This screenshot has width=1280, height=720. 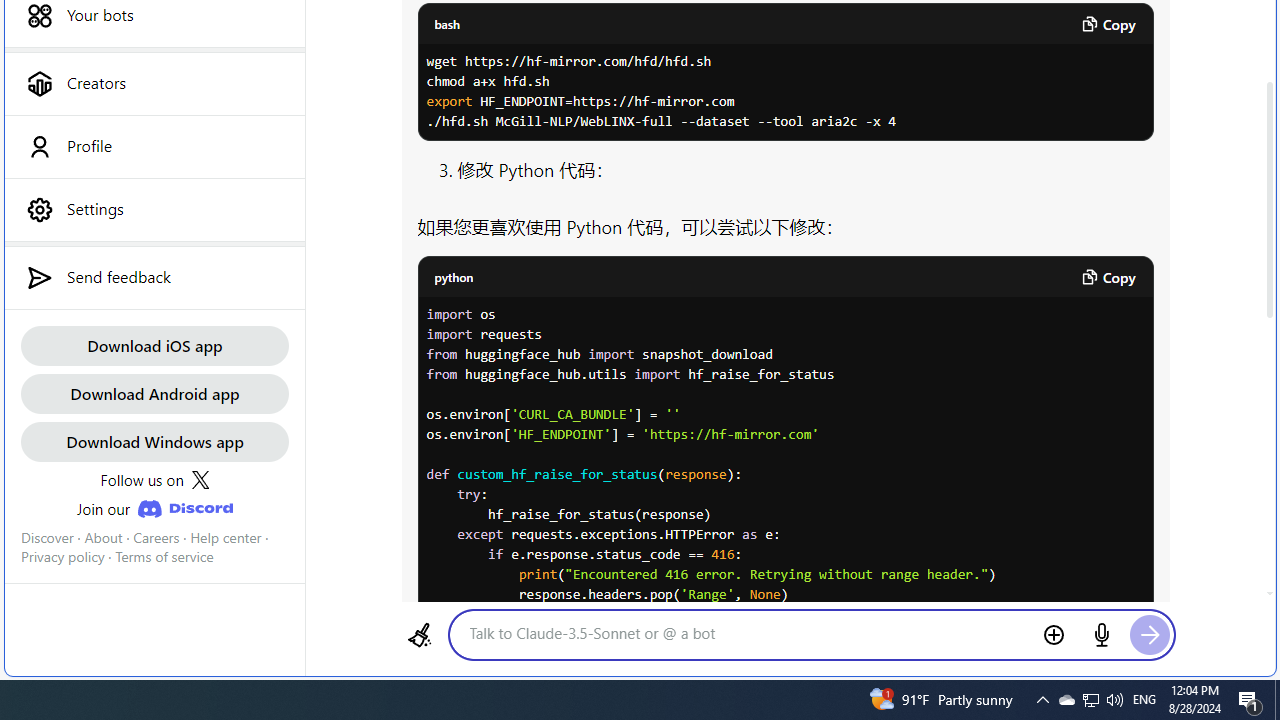 I want to click on 'Copy', so click(x=1106, y=277).